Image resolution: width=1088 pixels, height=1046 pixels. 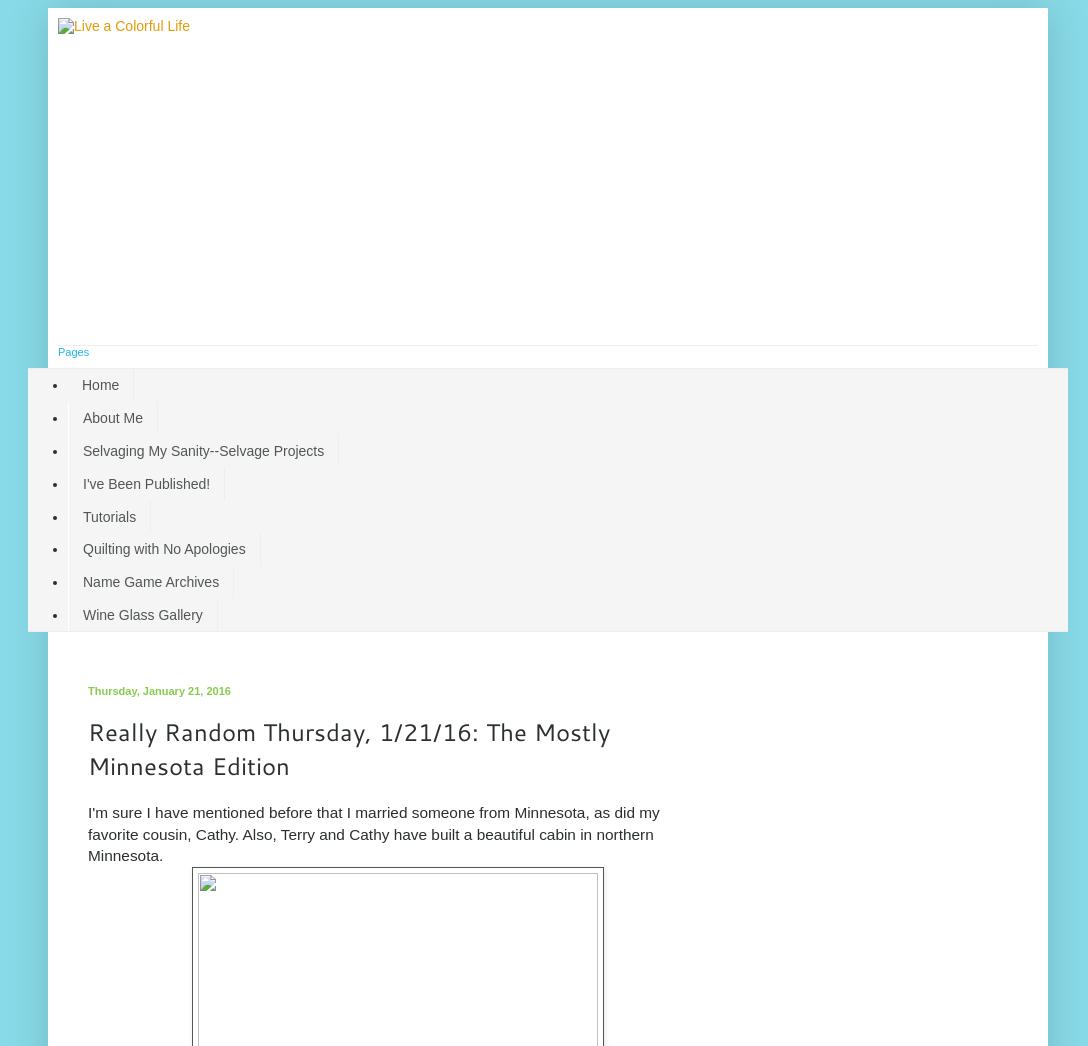 What do you see at coordinates (157, 690) in the screenshot?
I see `'Thursday, January 21, 2016'` at bounding box center [157, 690].